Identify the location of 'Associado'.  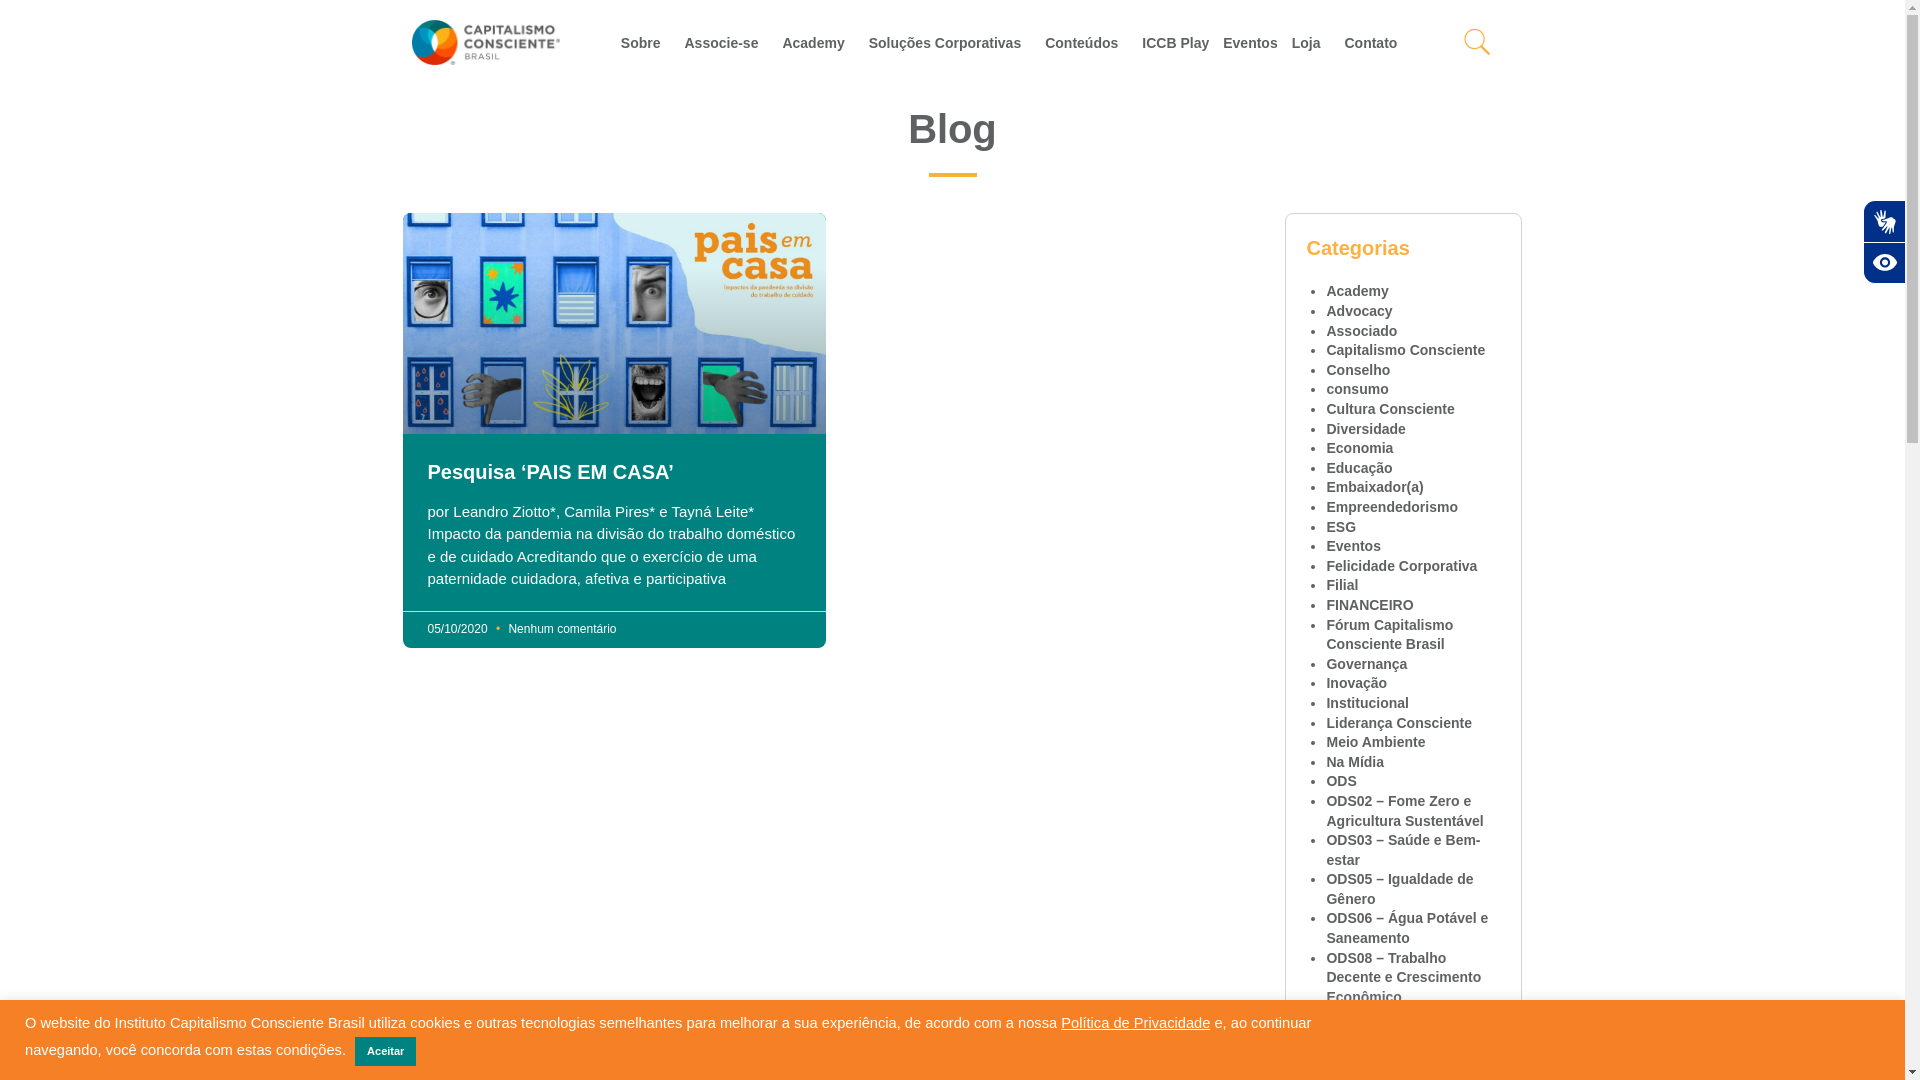
(1360, 330).